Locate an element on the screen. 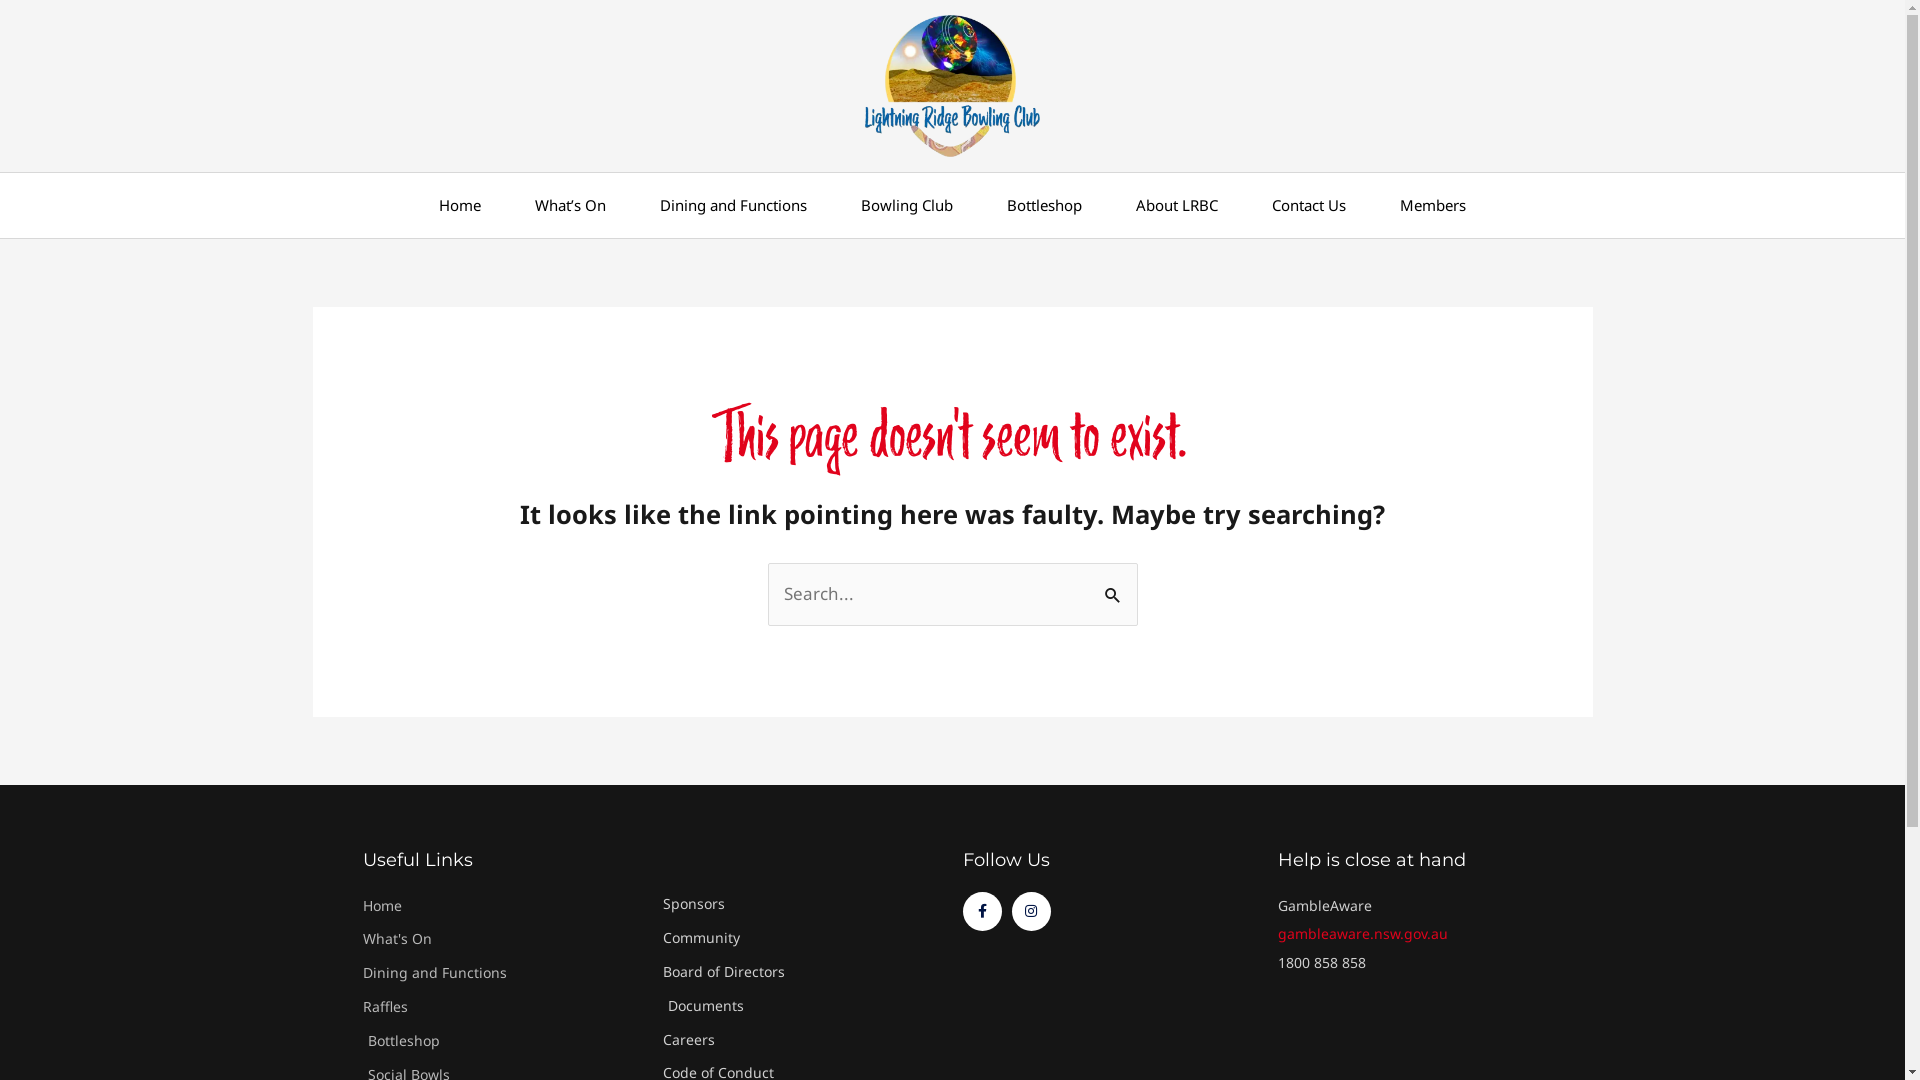 This screenshot has height=1080, width=1920. 'Home' is located at coordinates (459, 205).